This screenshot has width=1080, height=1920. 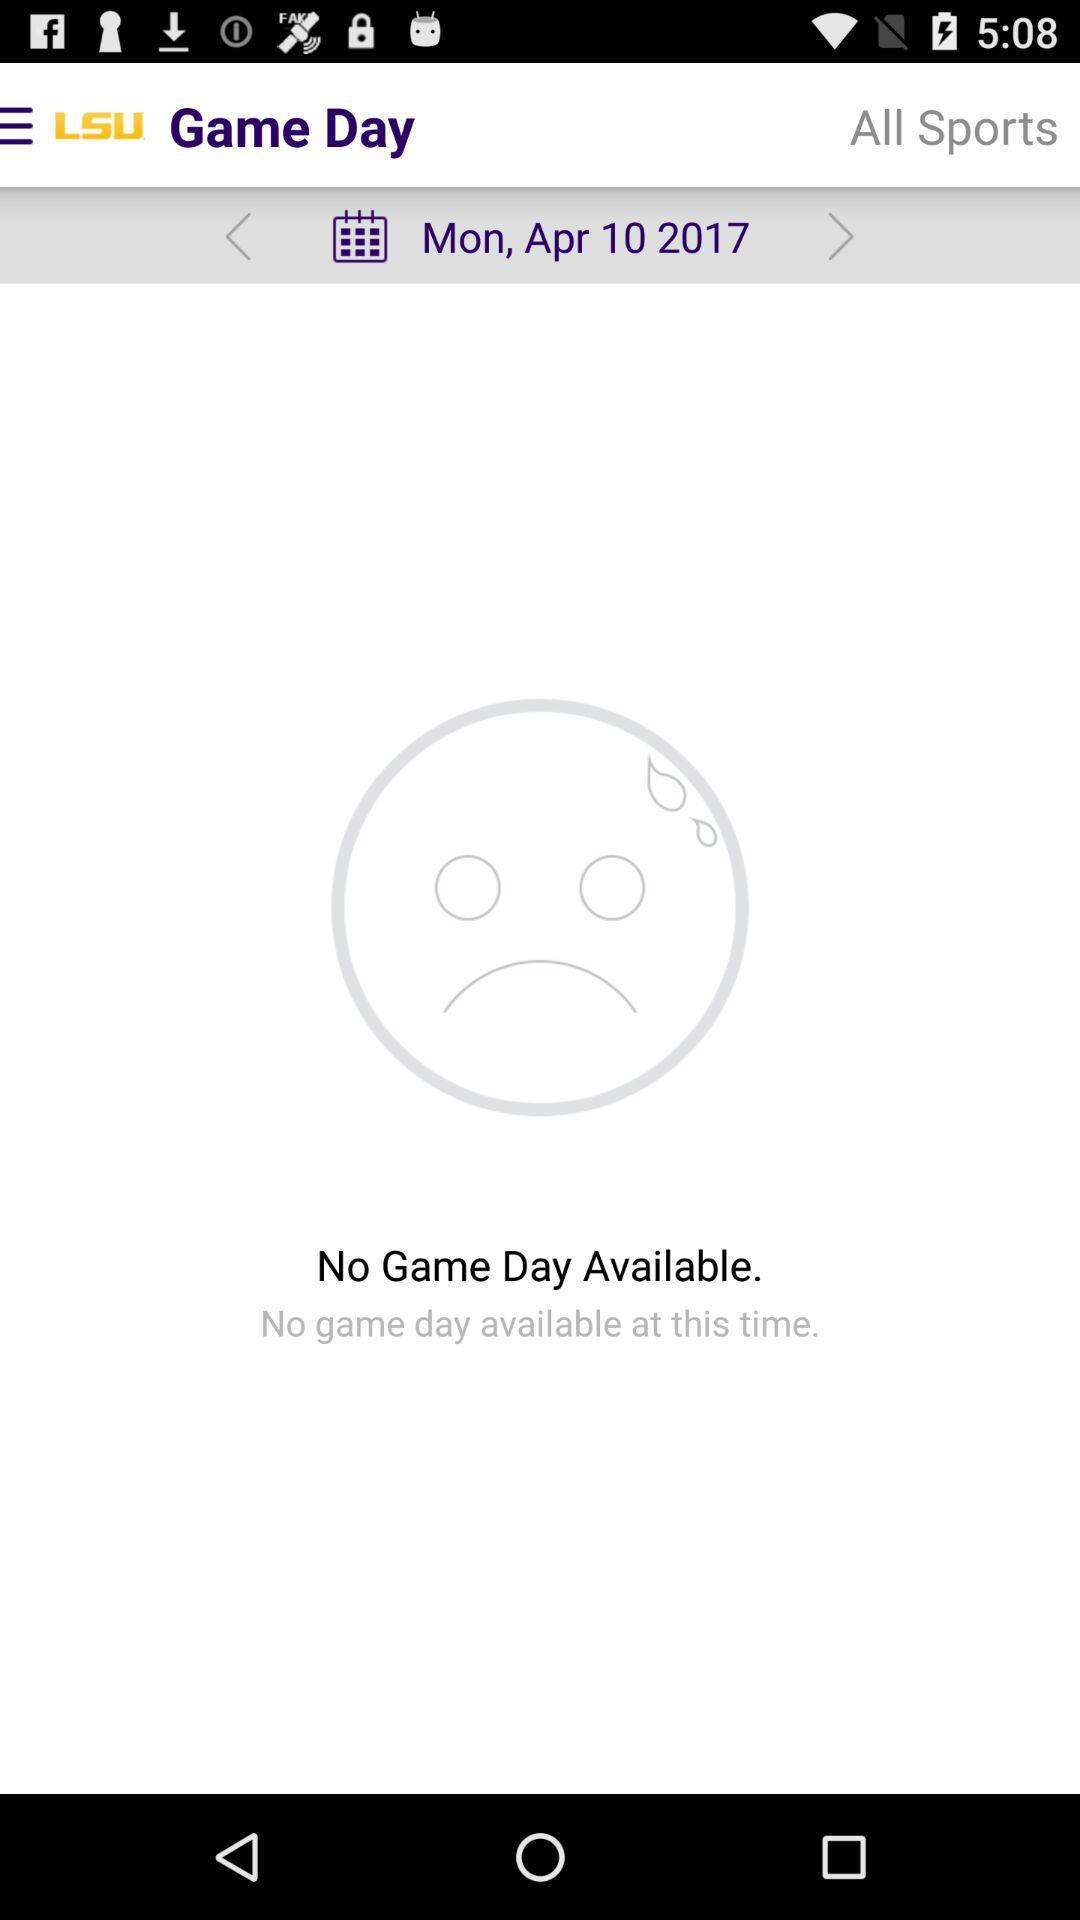 I want to click on mon apr 10 icon, so click(x=538, y=236).